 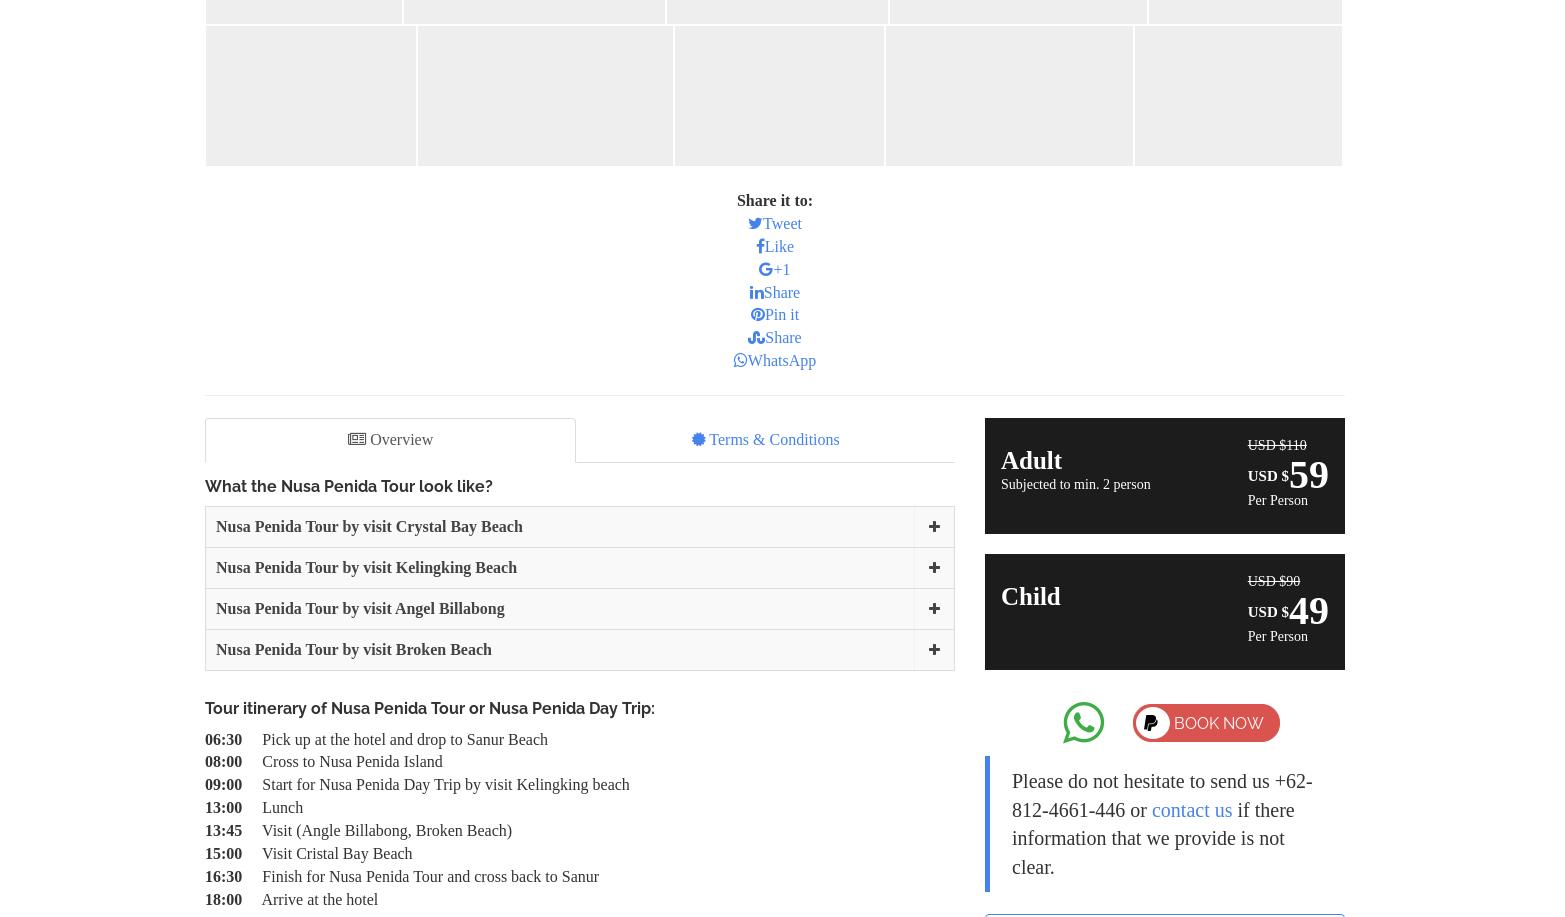 What do you see at coordinates (365, 567) in the screenshot?
I see `'Nusa Penida Tour by visit Kelingking Beach'` at bounding box center [365, 567].